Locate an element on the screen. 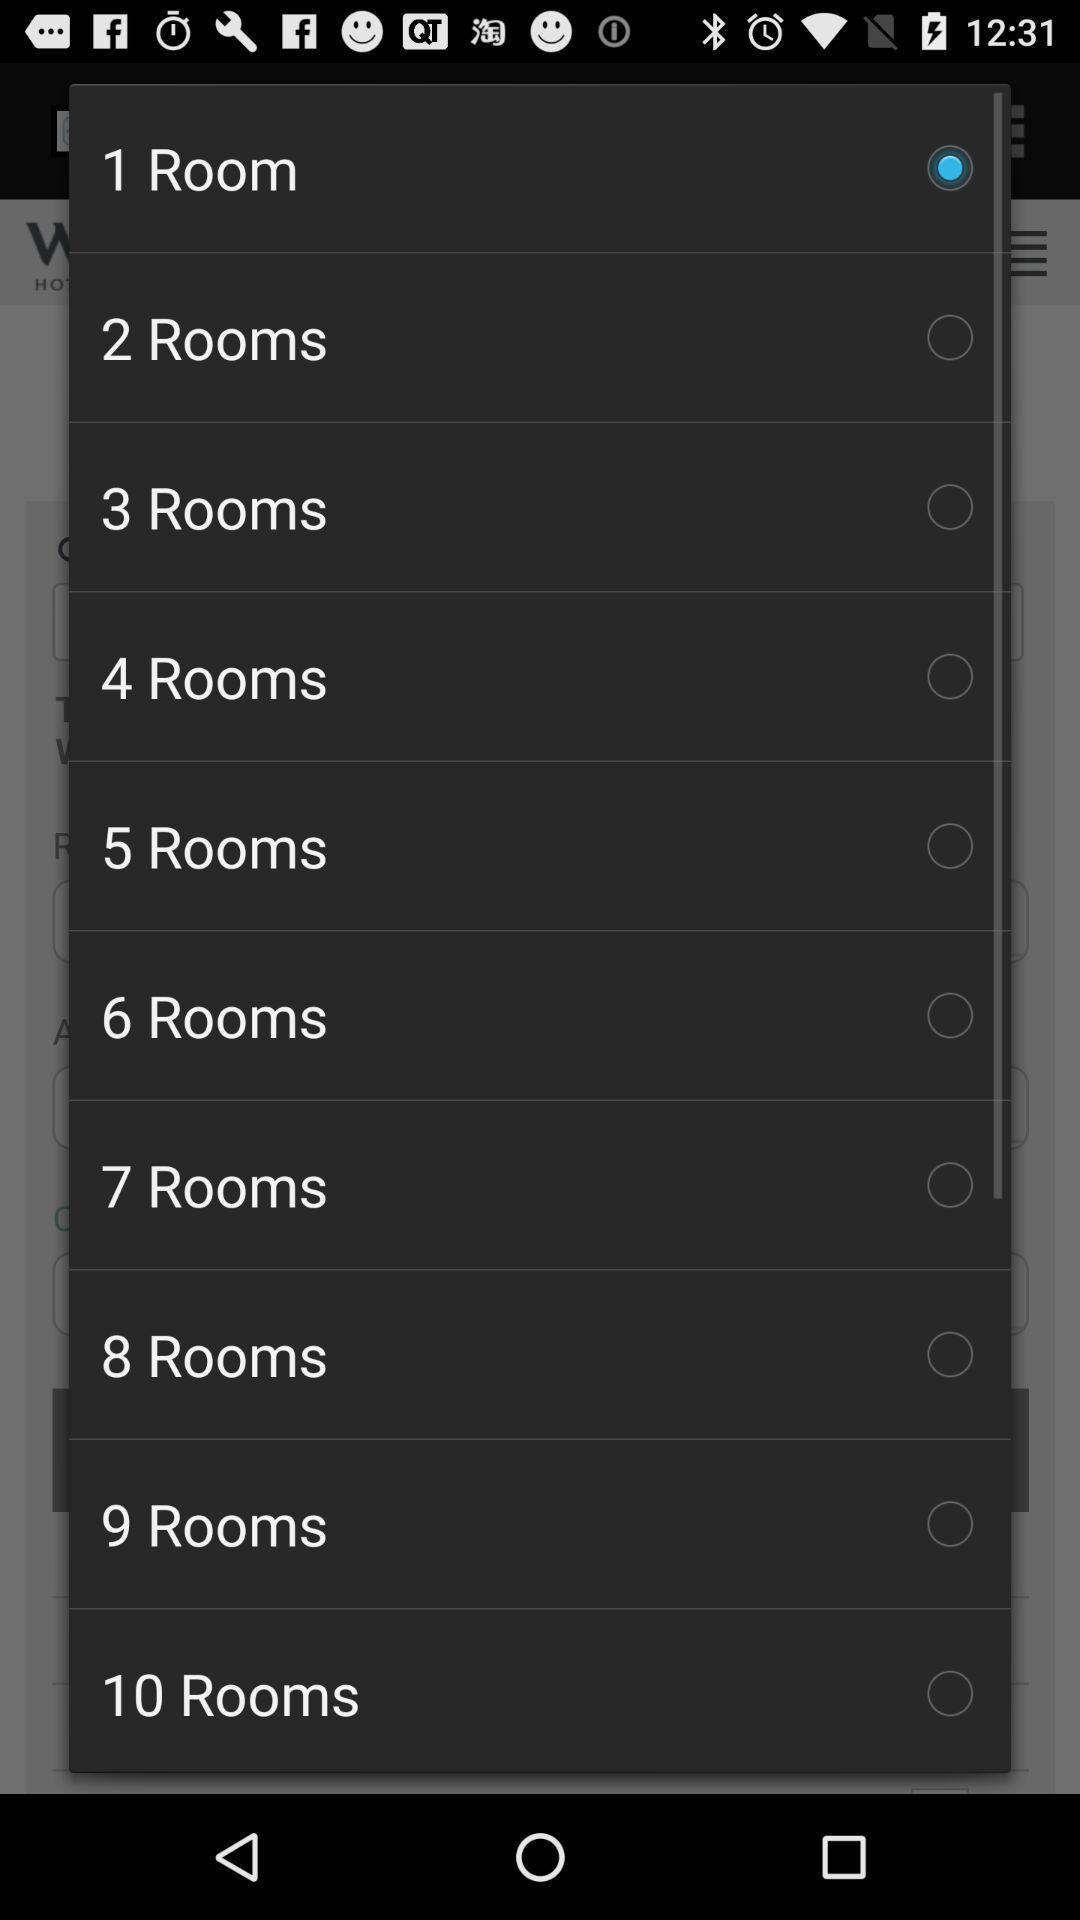  the item below the 6 rooms icon is located at coordinates (540, 1185).